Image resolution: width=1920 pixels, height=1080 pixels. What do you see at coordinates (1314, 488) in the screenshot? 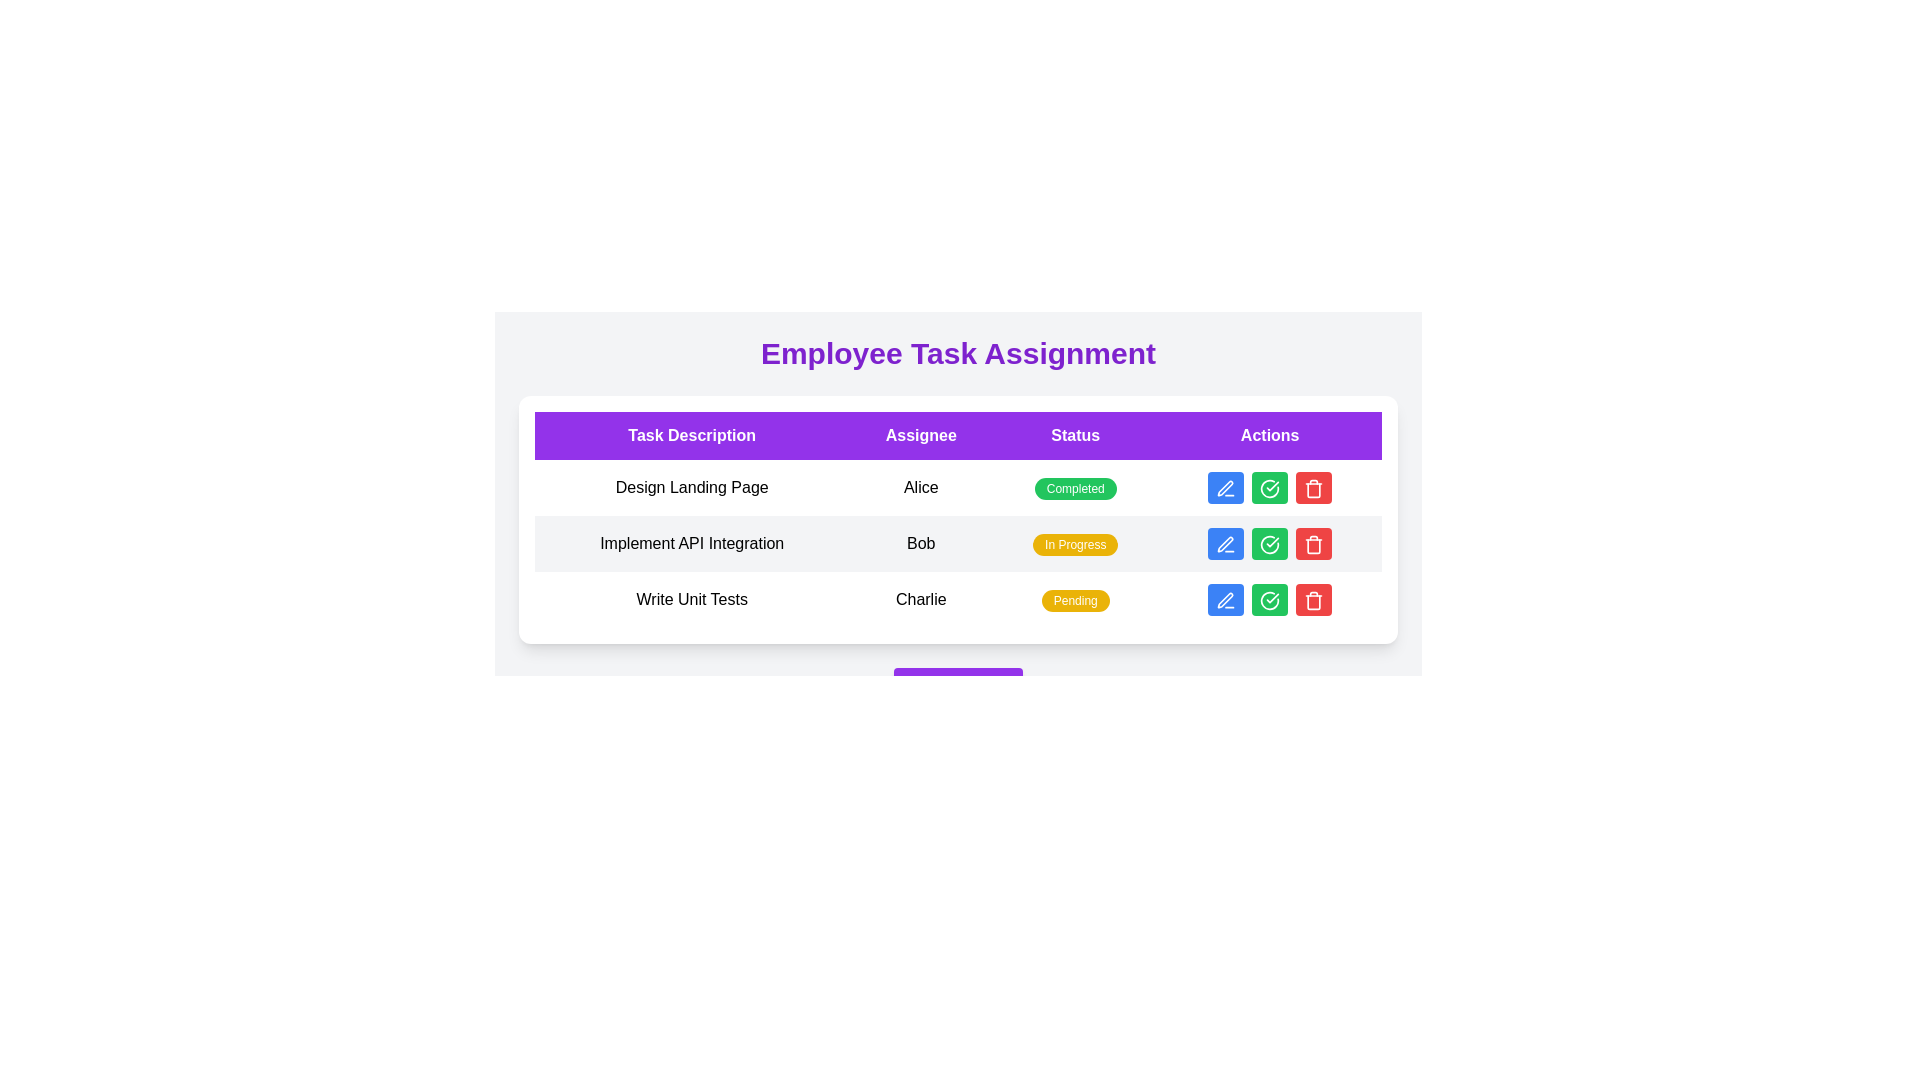
I see `the red button with a trash can icon in the 'Actions' section of the third row` at bounding box center [1314, 488].